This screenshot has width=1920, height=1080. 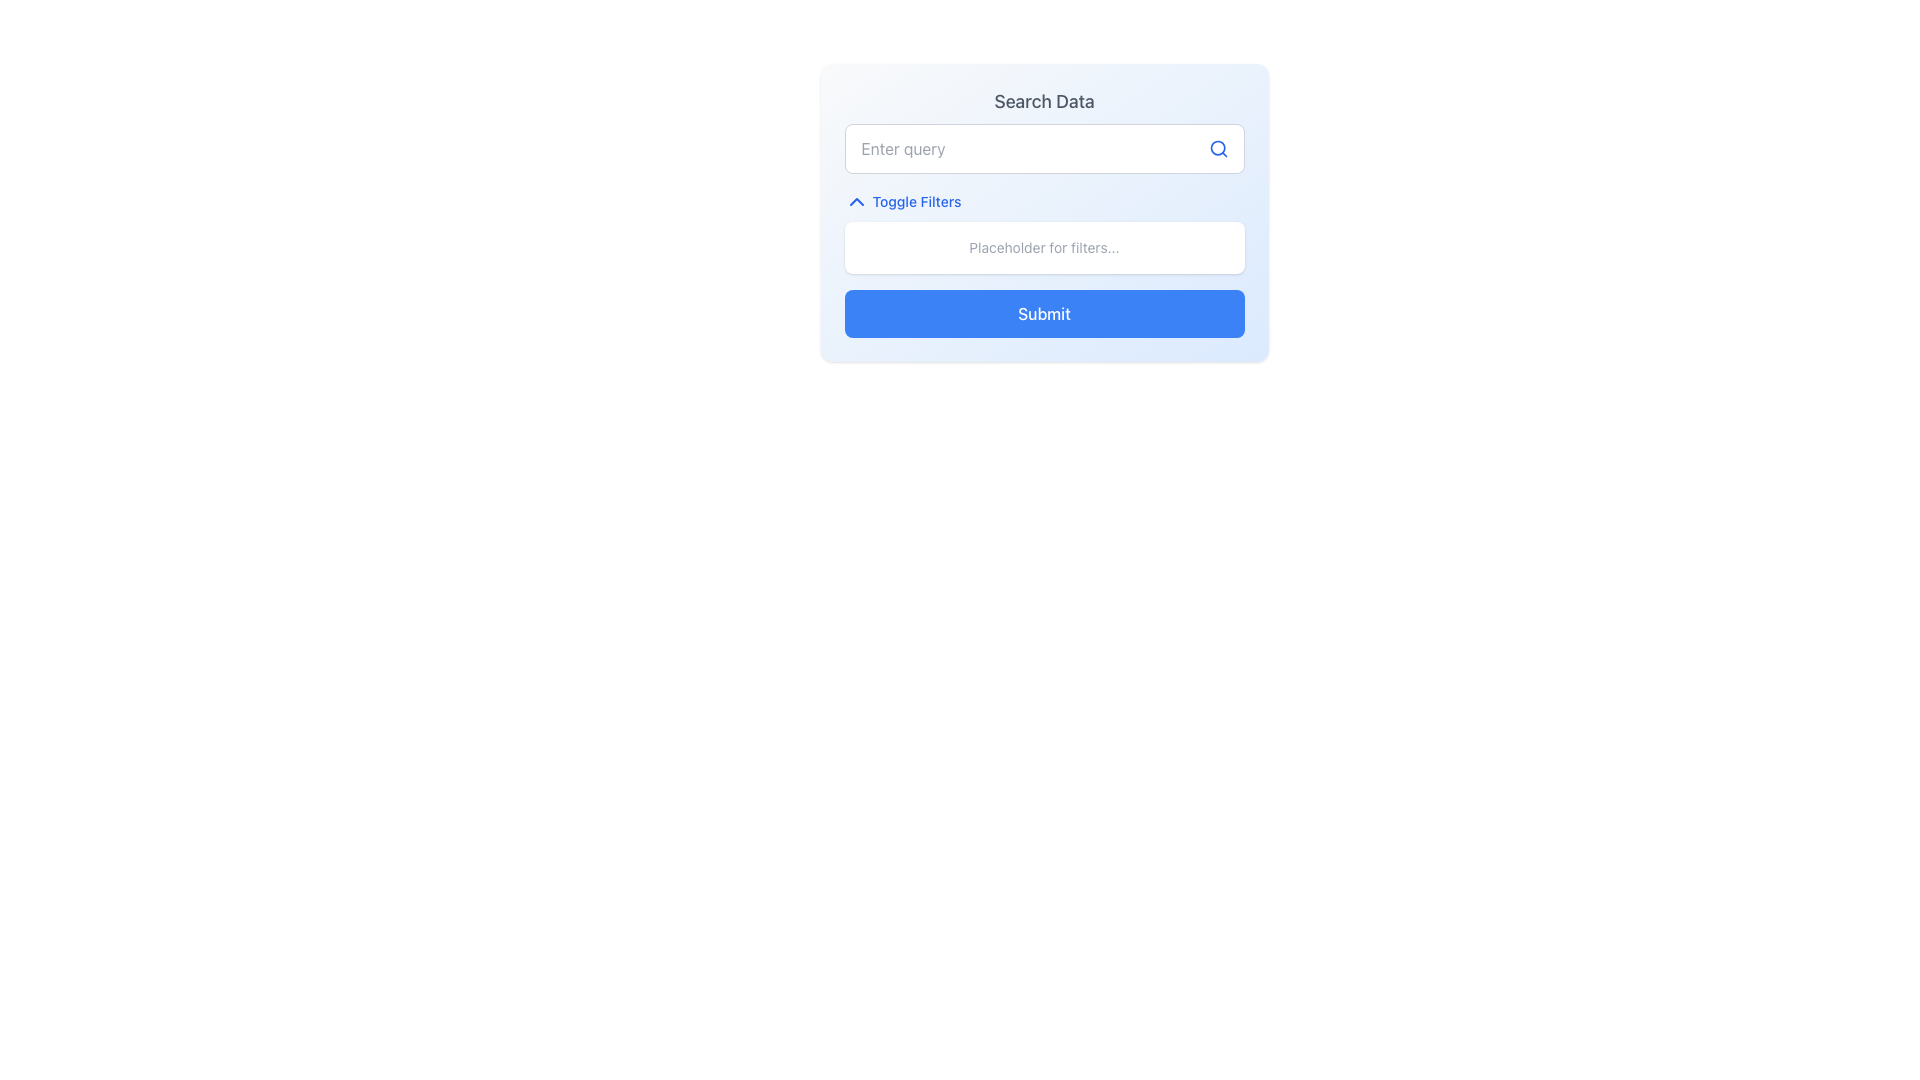 What do you see at coordinates (856, 201) in the screenshot?
I see `the upward-facing chevron icon with a blue outline, located to the left of the 'Toggle Filters' text label in the search form interface, to trigger any hover effects` at bounding box center [856, 201].